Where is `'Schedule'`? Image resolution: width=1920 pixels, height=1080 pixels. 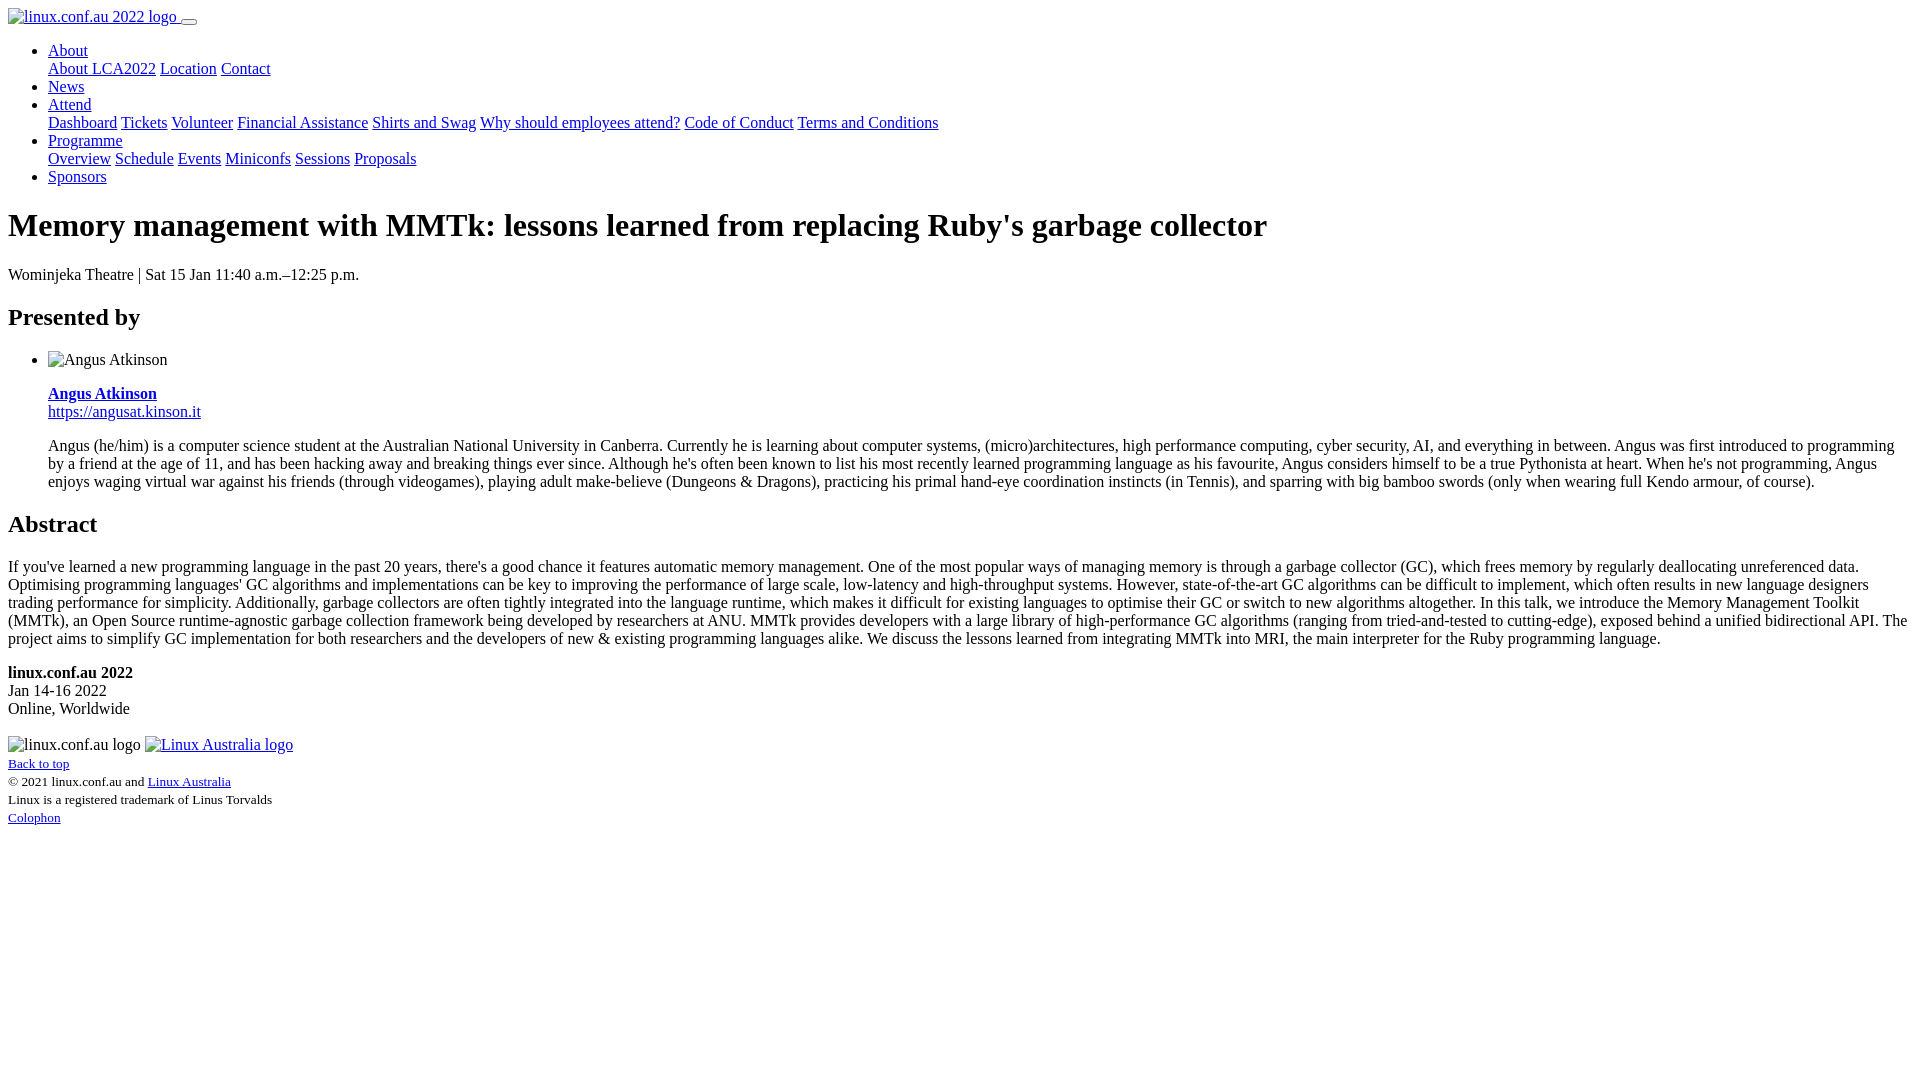
'Schedule' is located at coordinates (114, 157).